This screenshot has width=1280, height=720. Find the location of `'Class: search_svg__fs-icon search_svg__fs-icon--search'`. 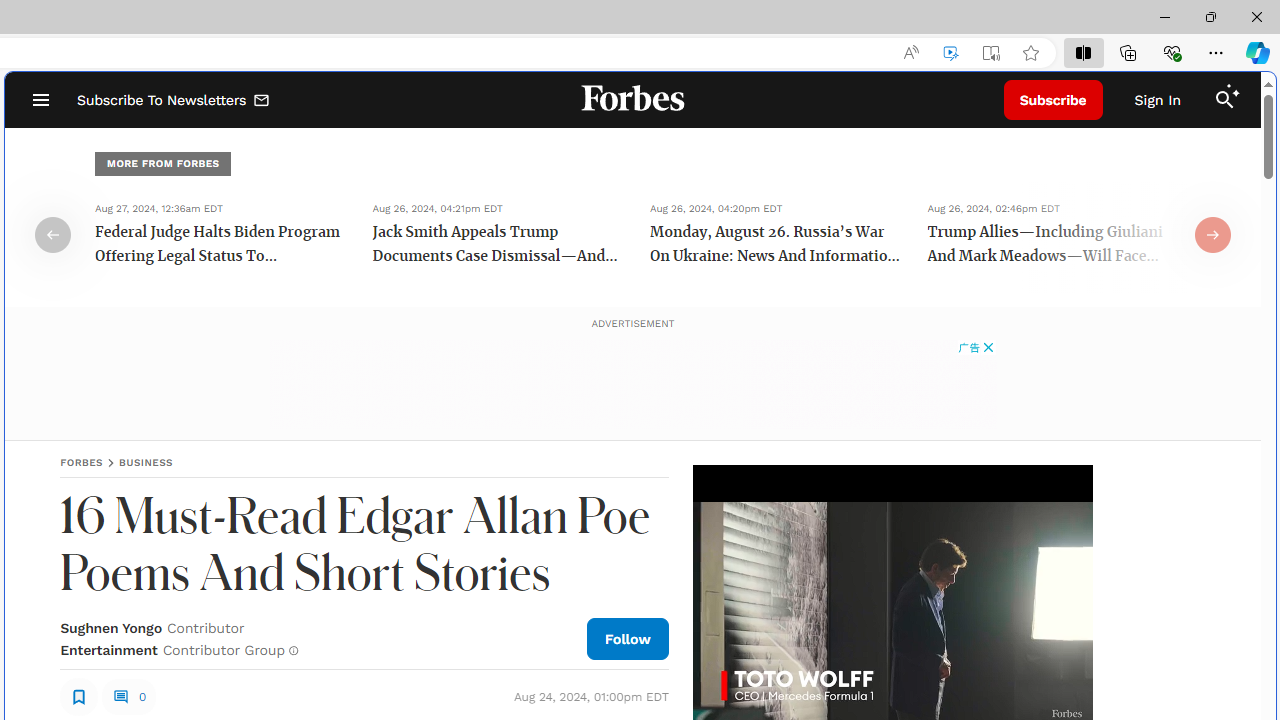

'Class: search_svg__fs-icon search_svg__fs-icon--search' is located at coordinates (1223, 100).